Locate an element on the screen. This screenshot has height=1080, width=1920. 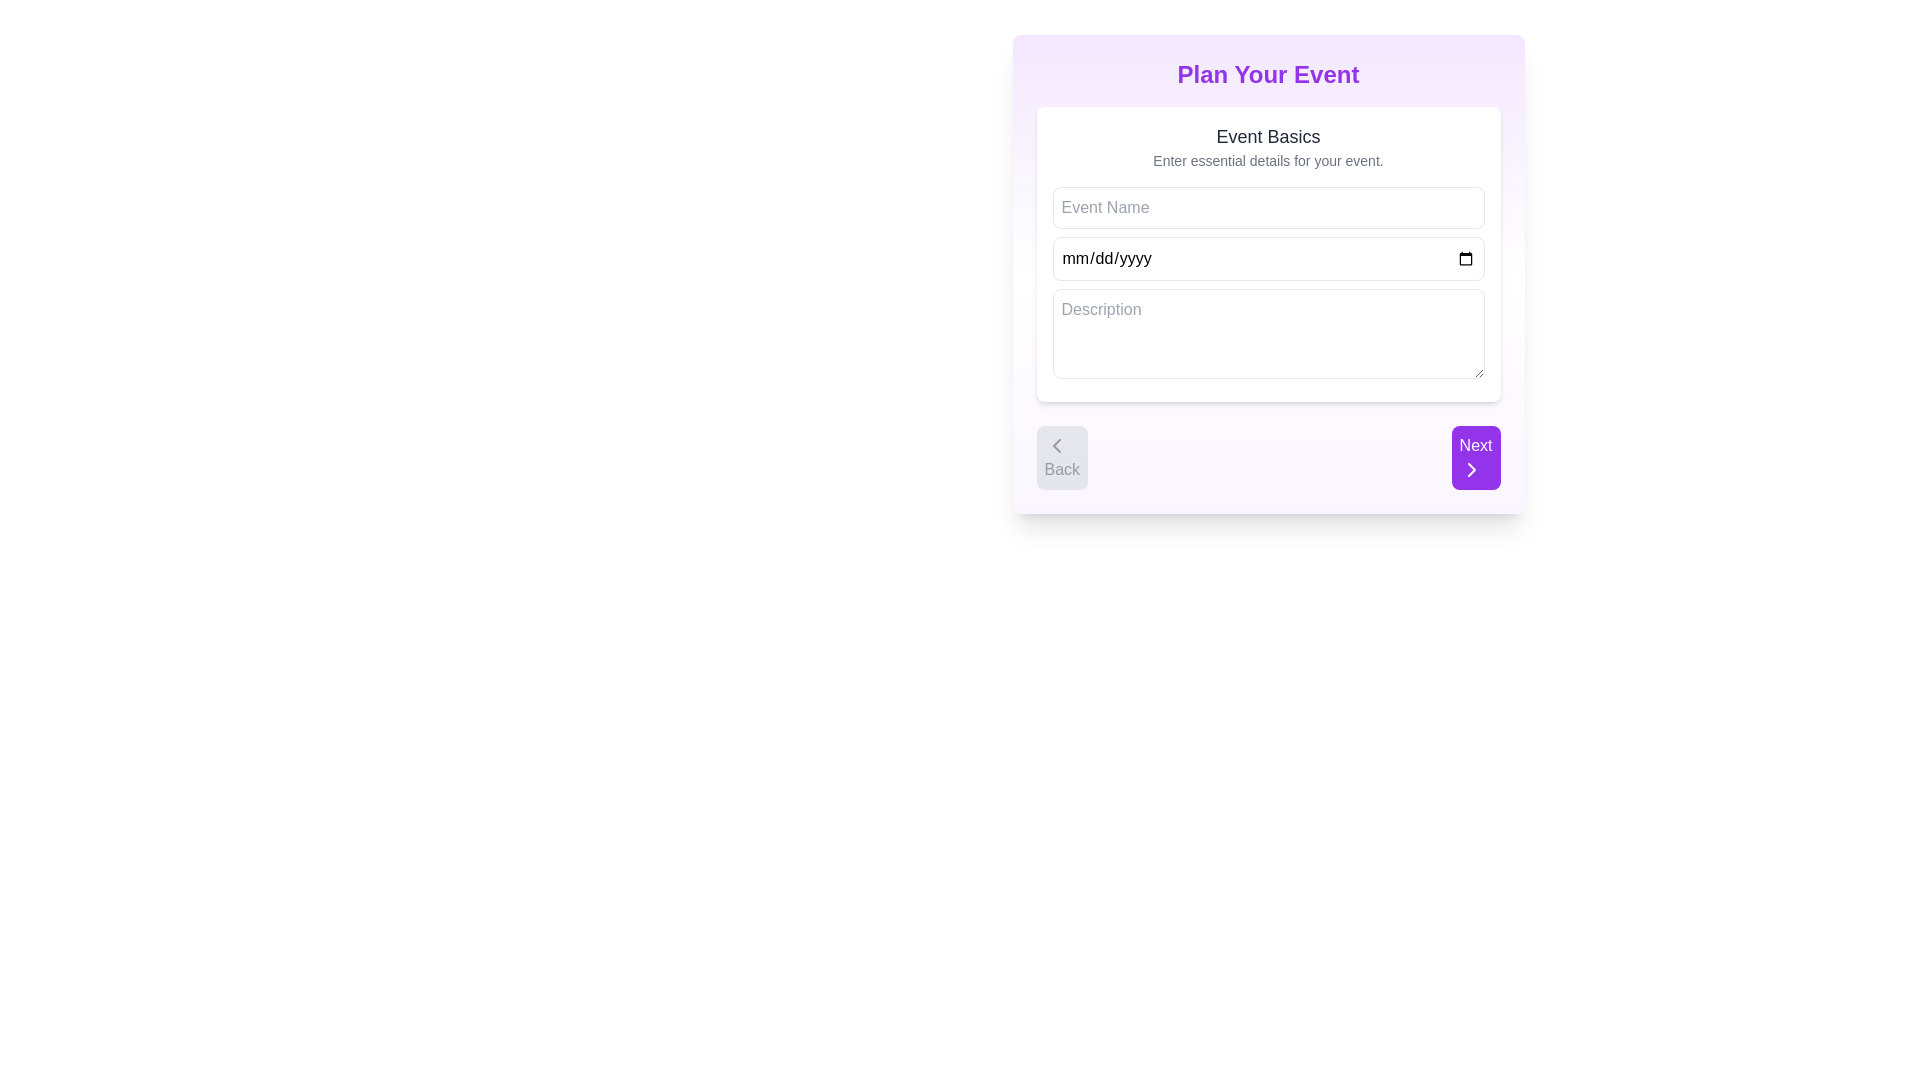
the Text Label displaying 'Enter essential details for your event.' which is located below the 'Event Basics' header and above the 'Event Name' input field is located at coordinates (1267, 160).